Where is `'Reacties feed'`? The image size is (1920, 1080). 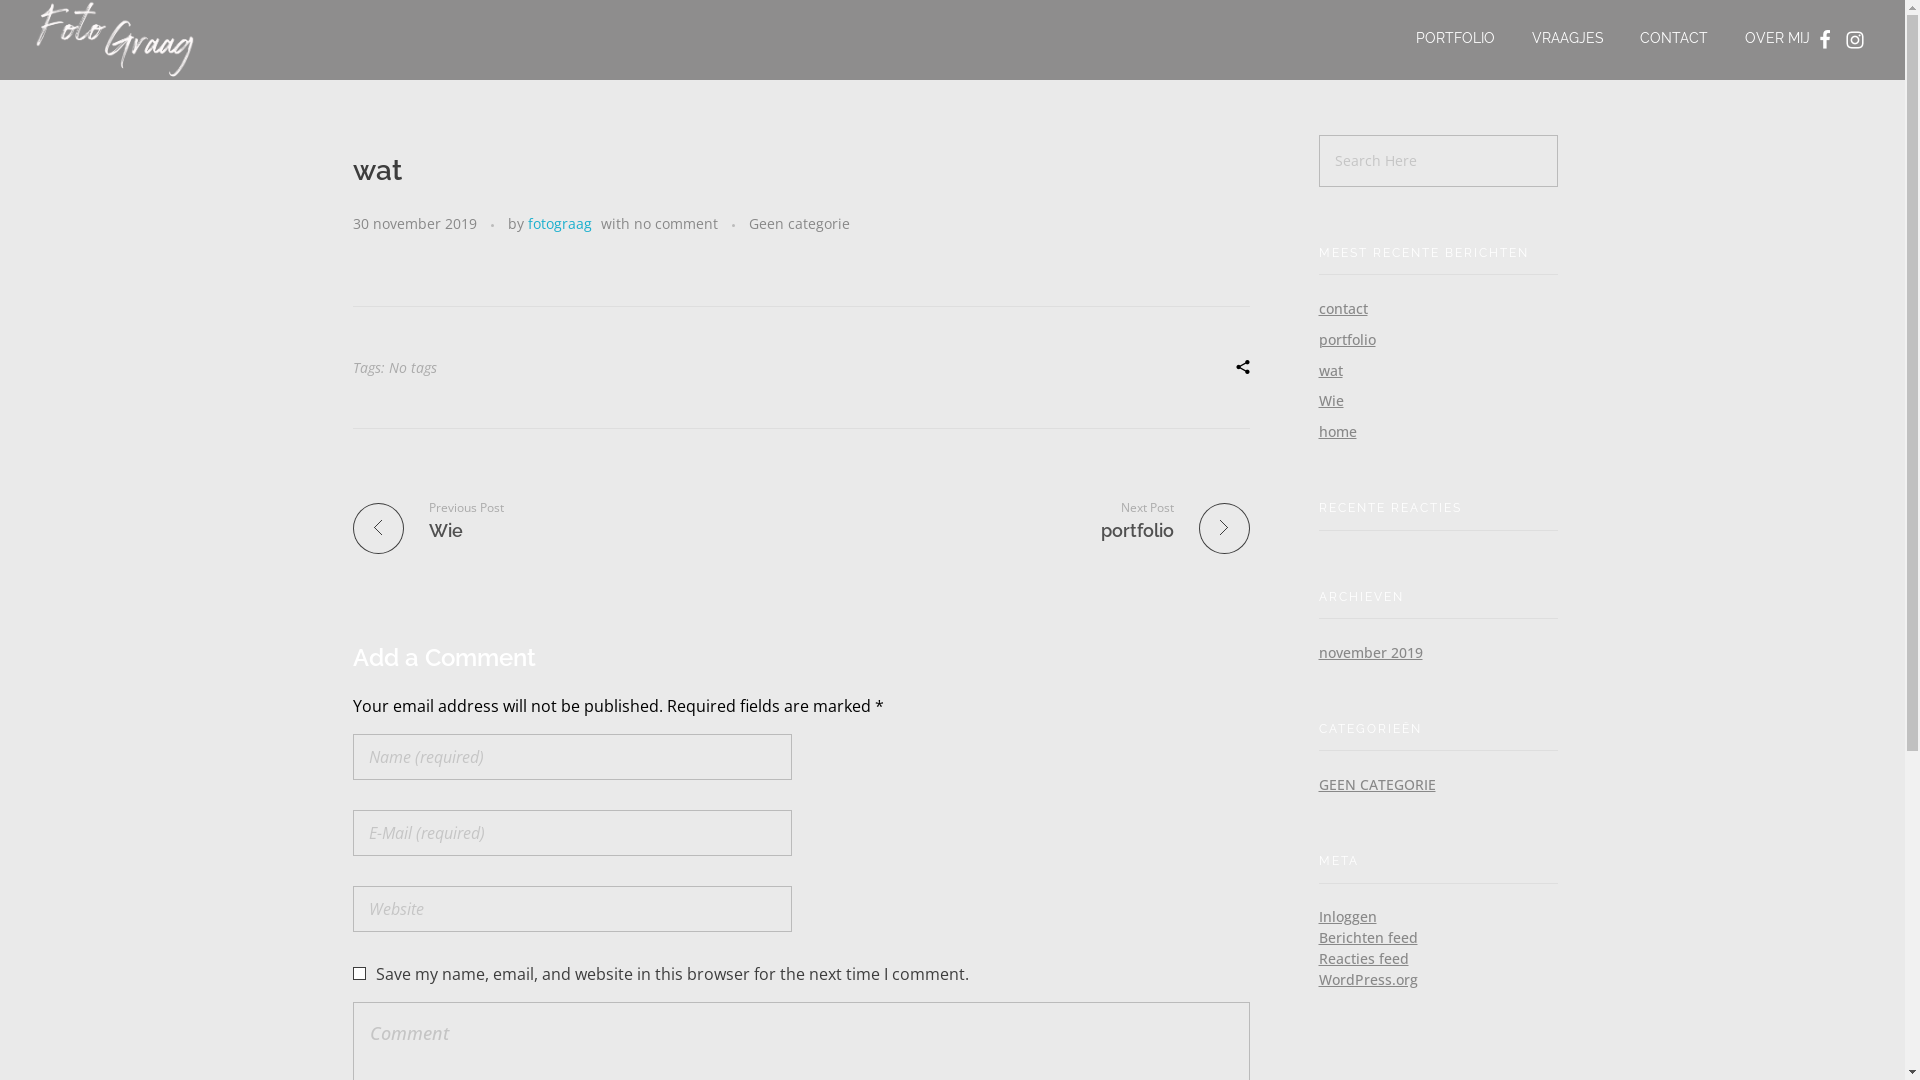 'Reacties feed' is located at coordinates (1362, 957).